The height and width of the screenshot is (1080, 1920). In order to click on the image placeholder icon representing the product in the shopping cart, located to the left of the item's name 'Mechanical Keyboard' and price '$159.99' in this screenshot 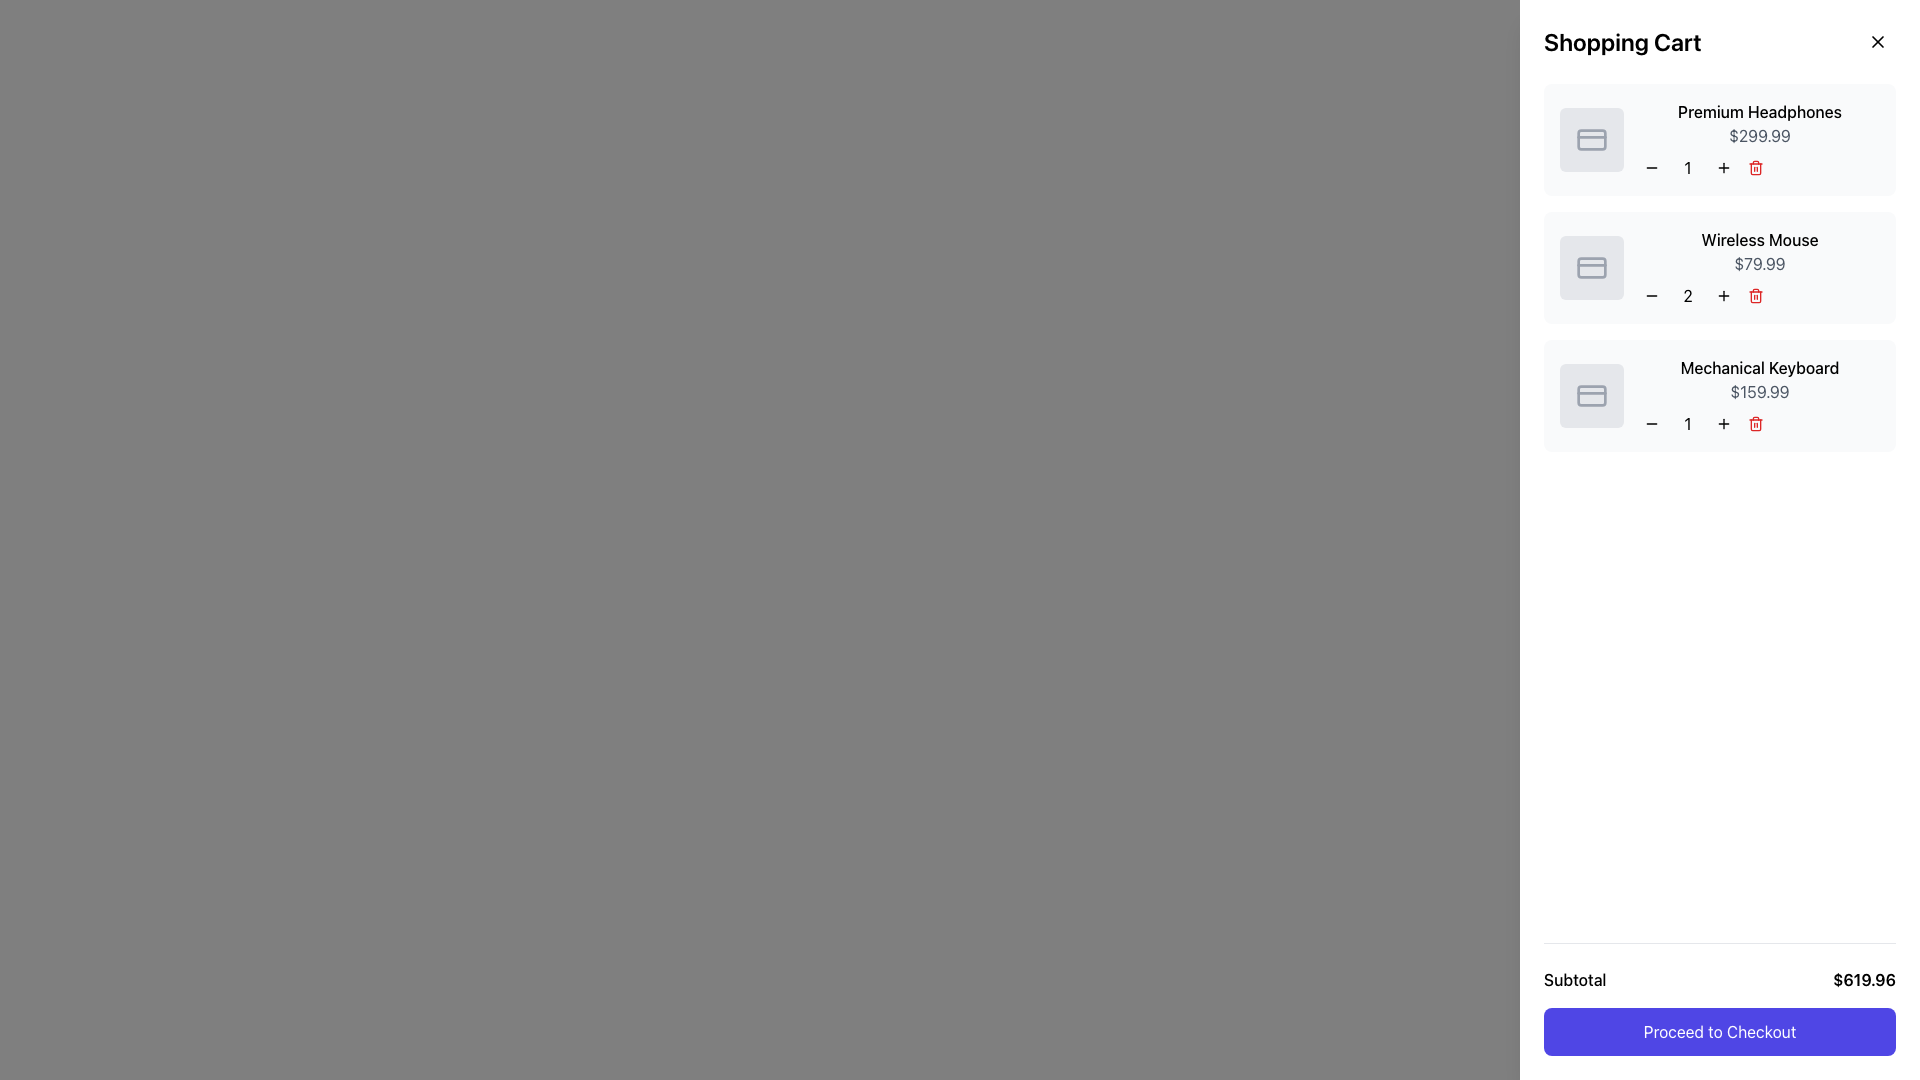, I will do `click(1591, 396)`.